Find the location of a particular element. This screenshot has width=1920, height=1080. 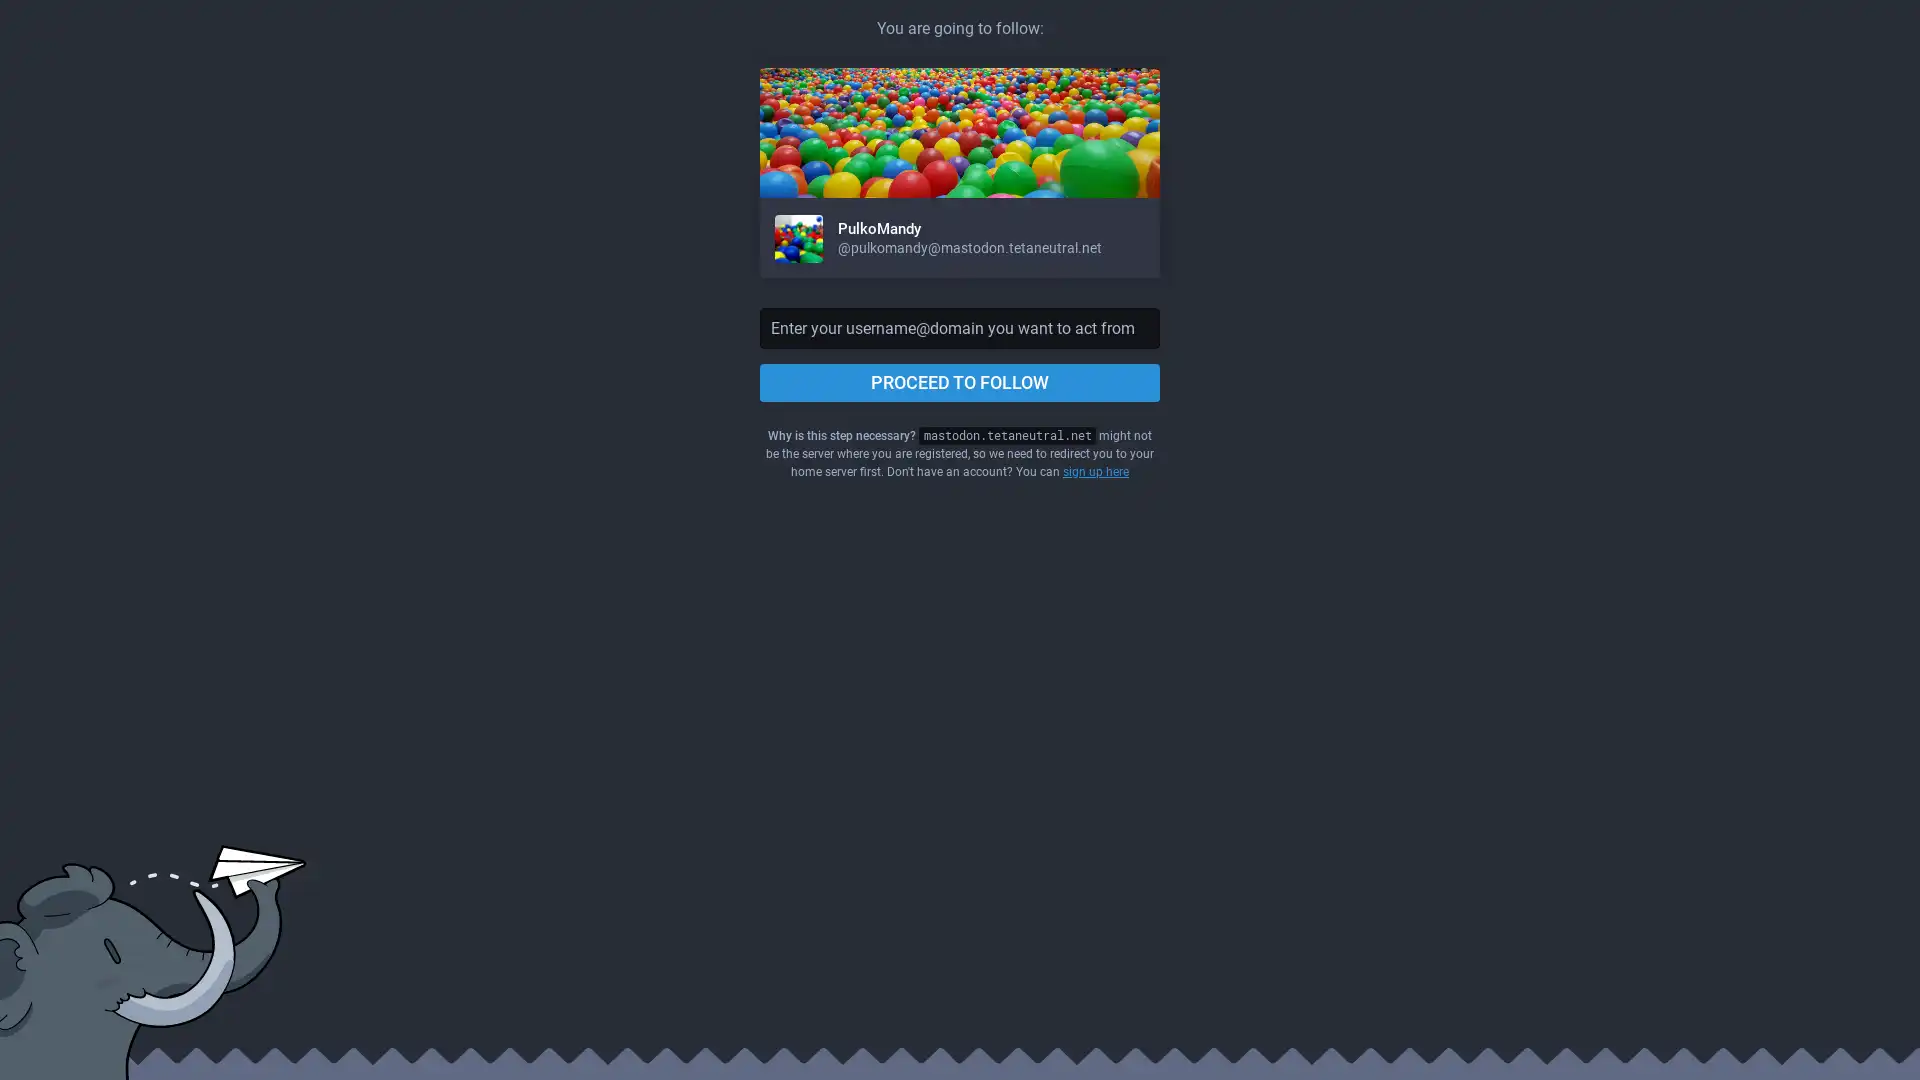

PROCEED TO FOLLOW is located at coordinates (960, 382).